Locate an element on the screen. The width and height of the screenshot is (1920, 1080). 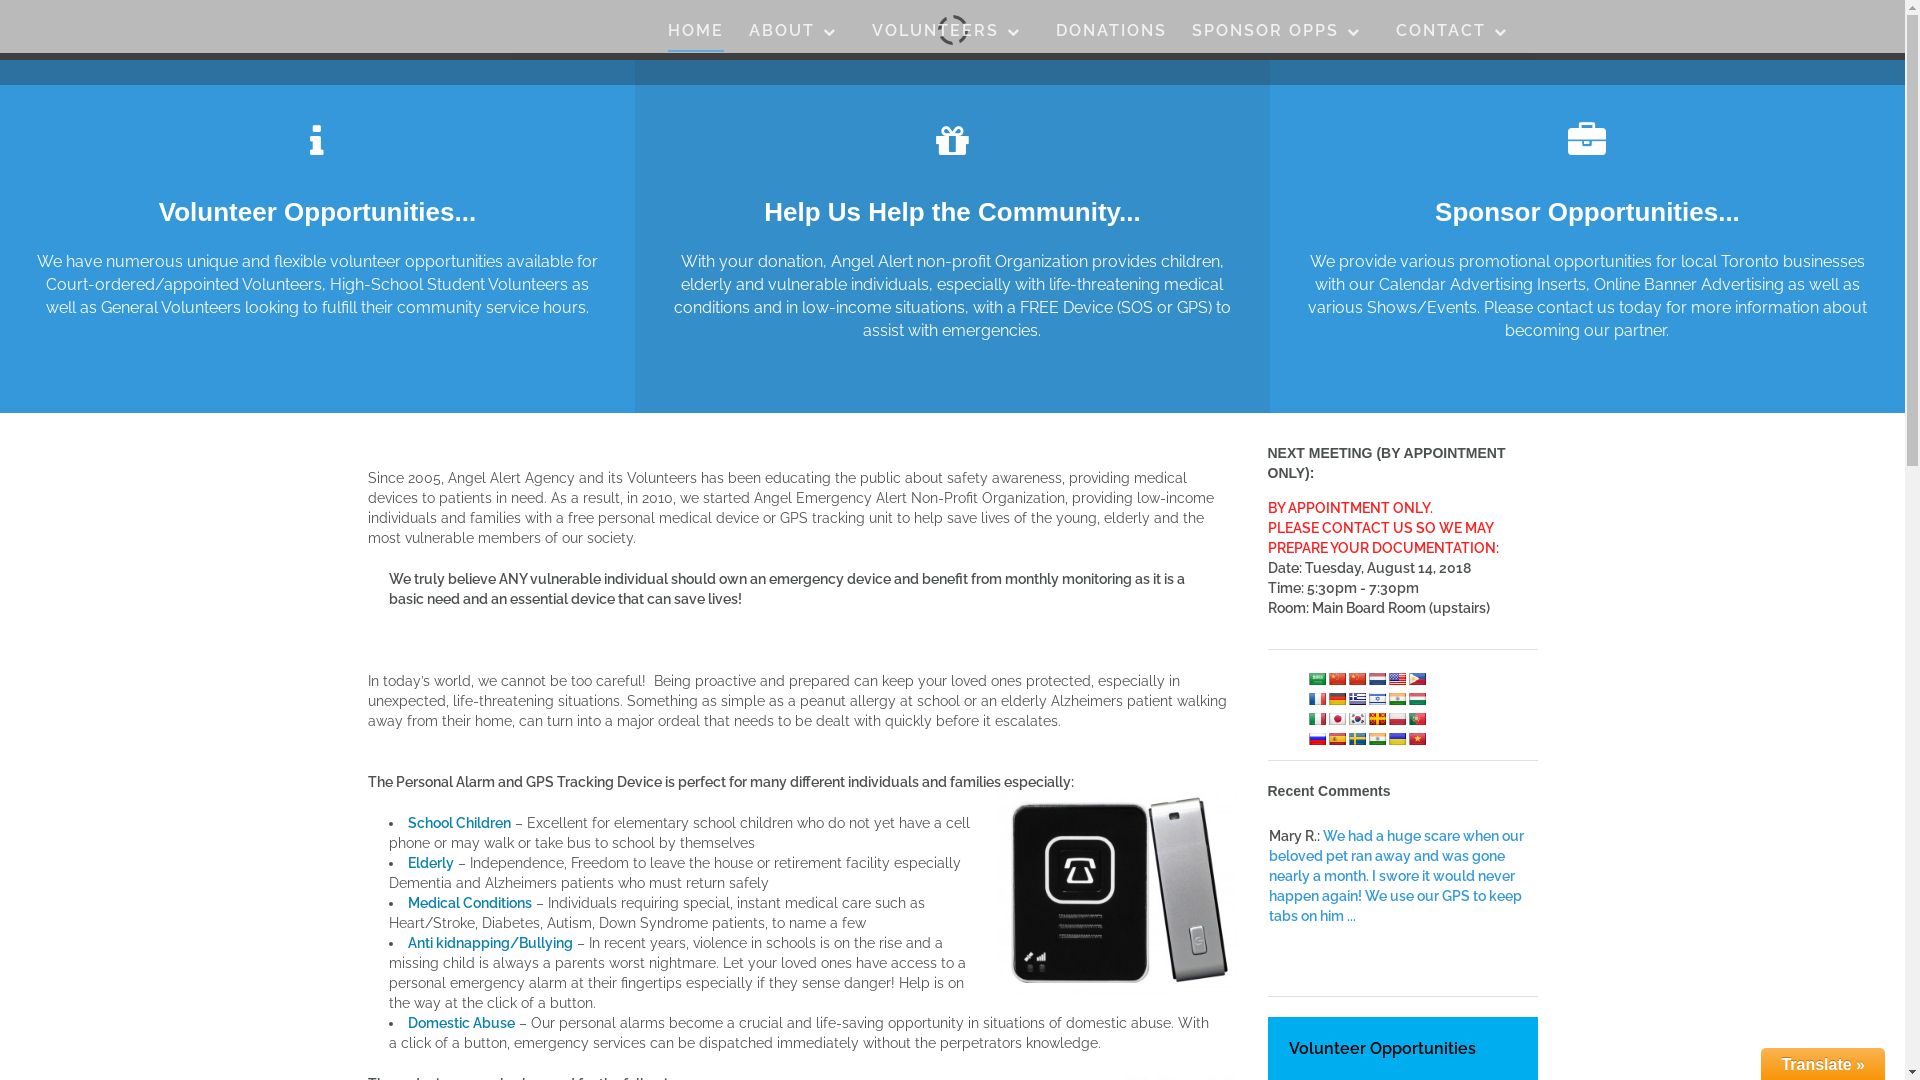
'Chinese(Traditional)' is located at coordinates (1357, 677).